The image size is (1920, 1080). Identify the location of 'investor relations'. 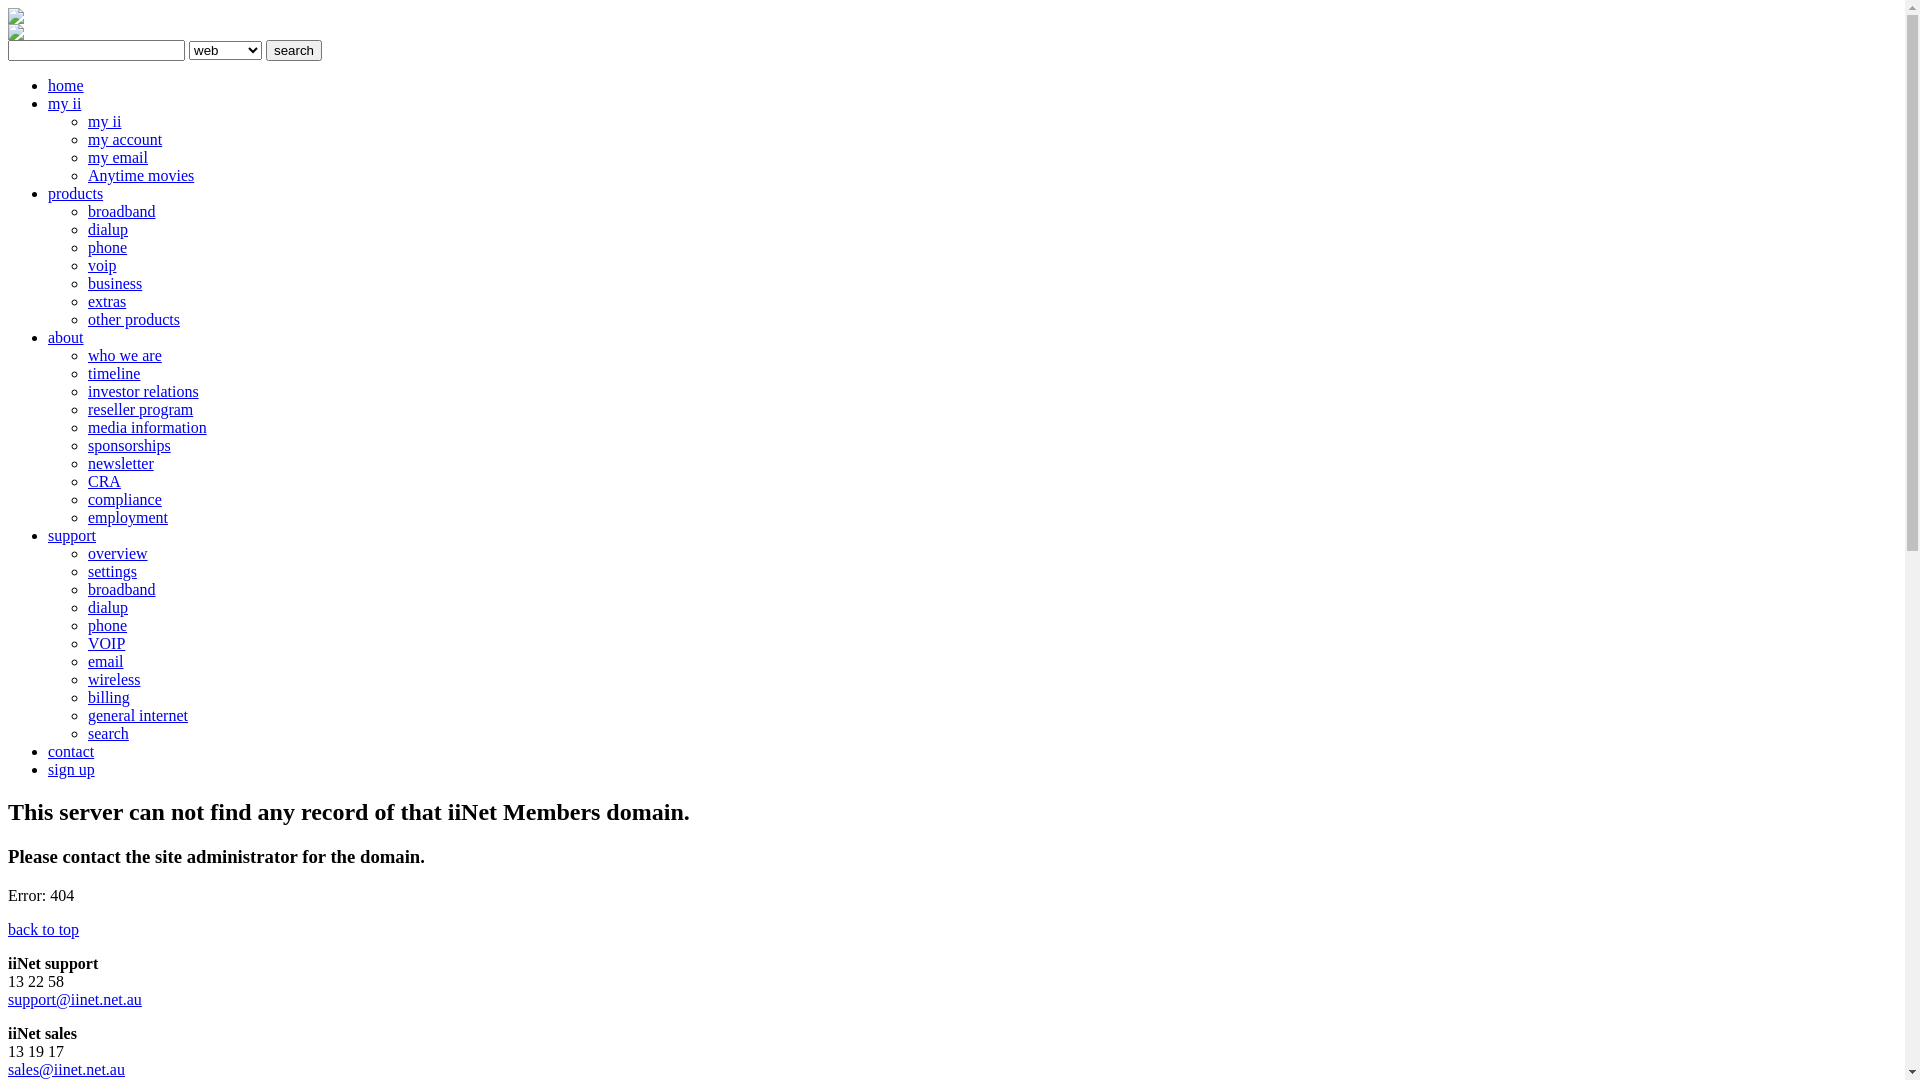
(142, 391).